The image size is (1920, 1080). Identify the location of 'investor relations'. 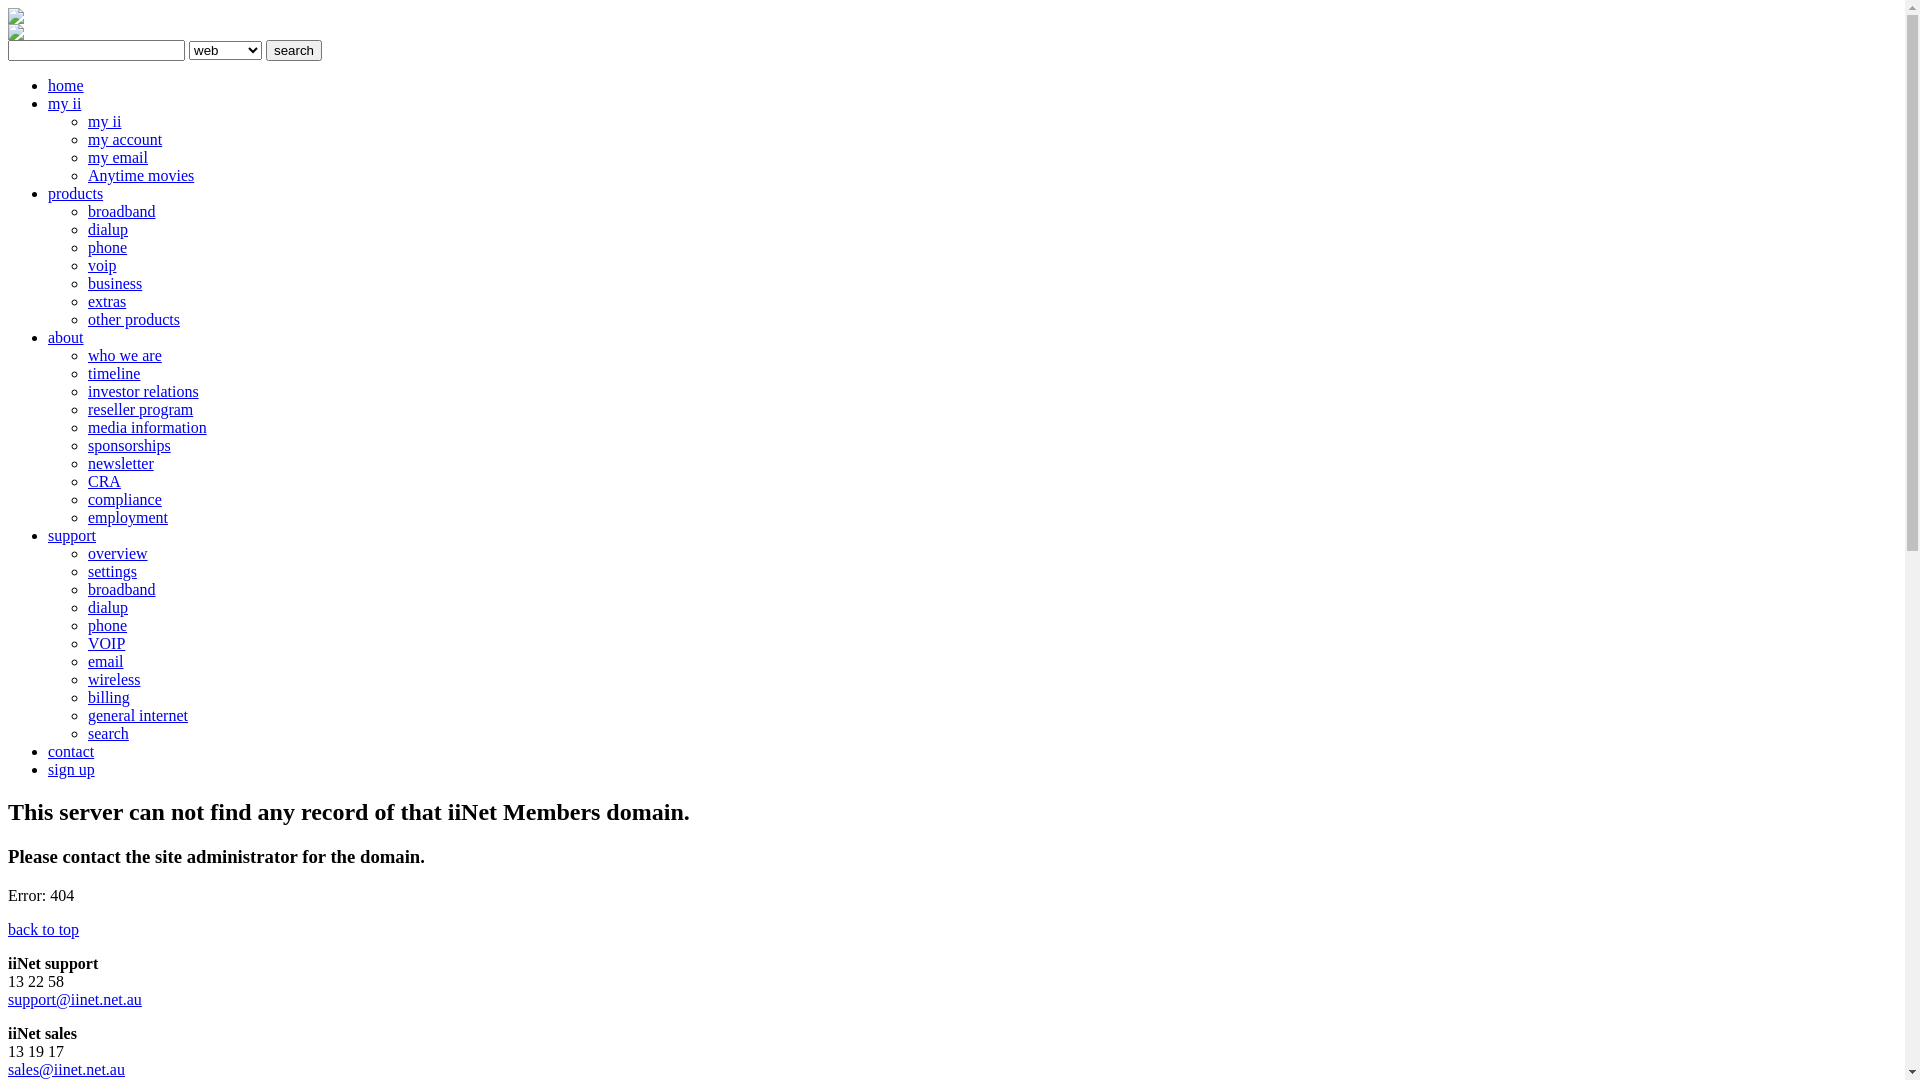
(142, 391).